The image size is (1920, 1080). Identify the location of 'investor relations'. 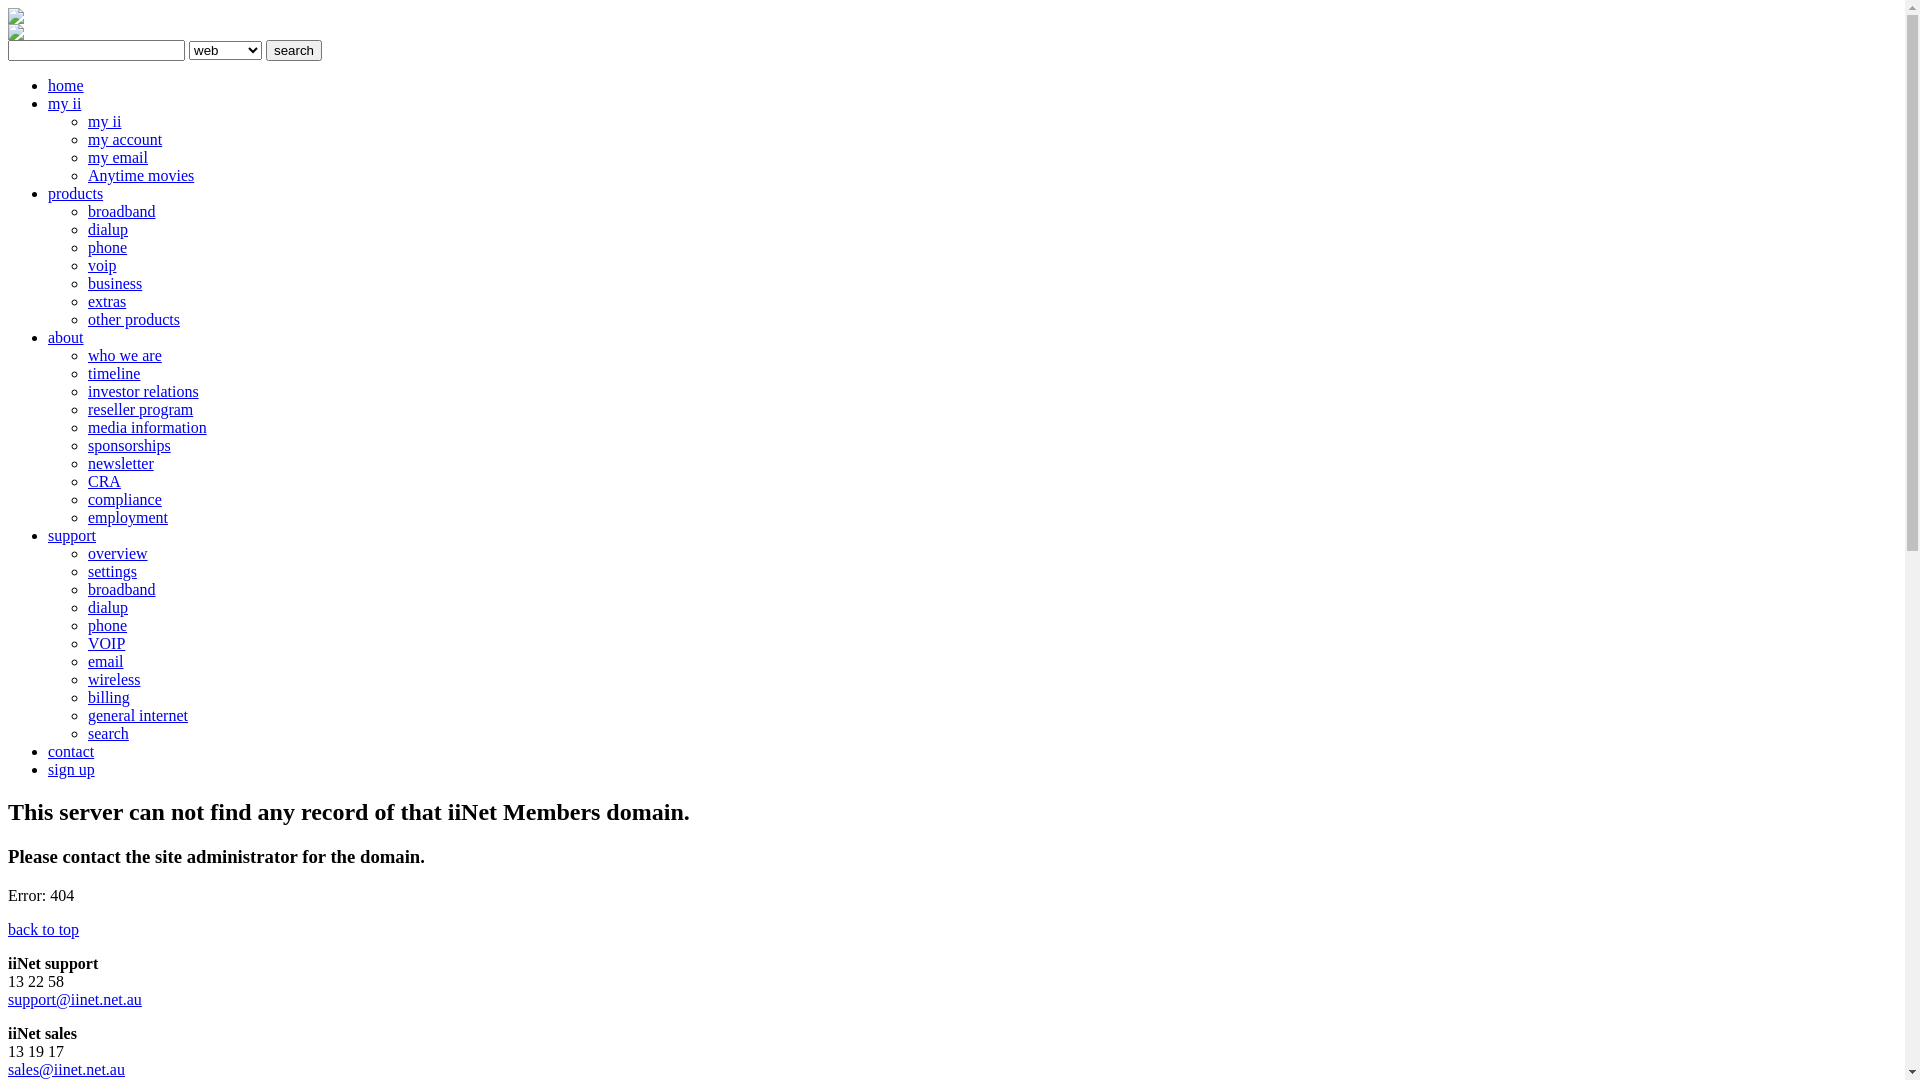
(142, 391).